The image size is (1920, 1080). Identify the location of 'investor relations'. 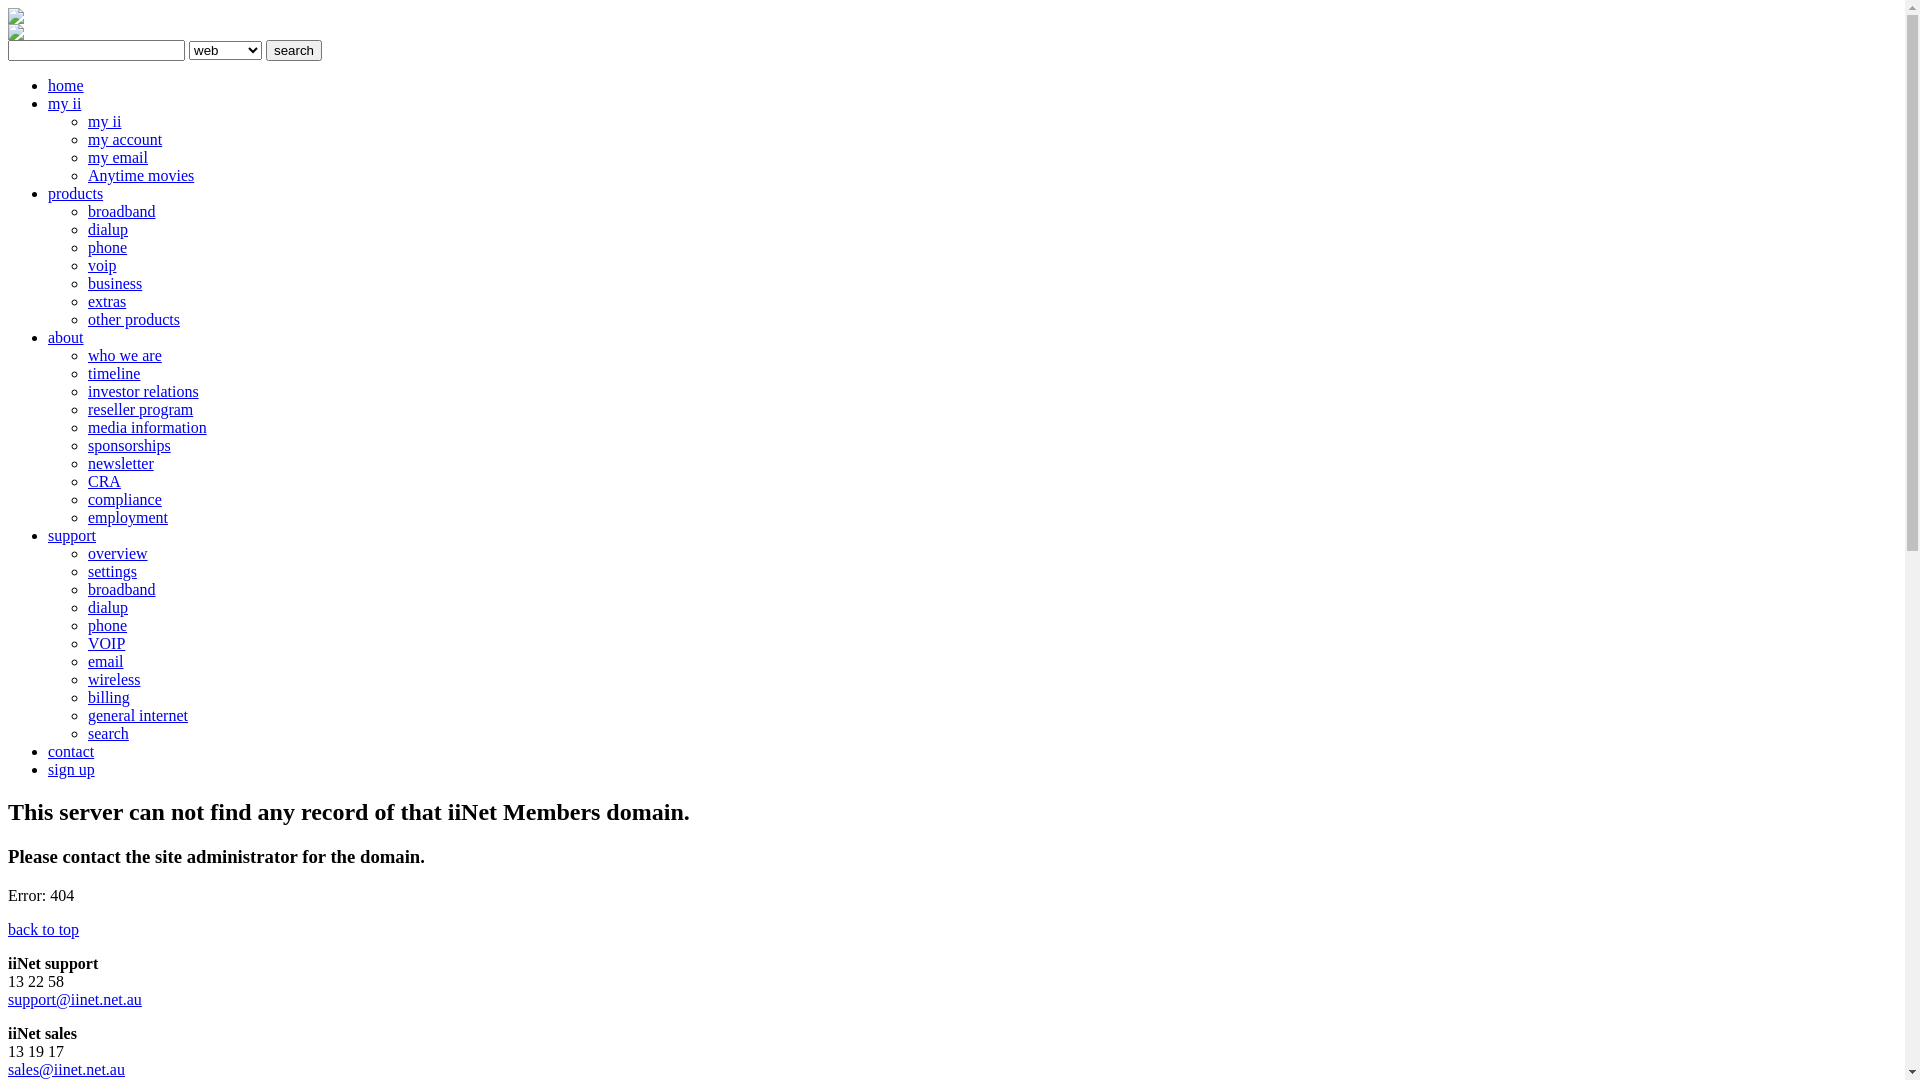
(142, 391).